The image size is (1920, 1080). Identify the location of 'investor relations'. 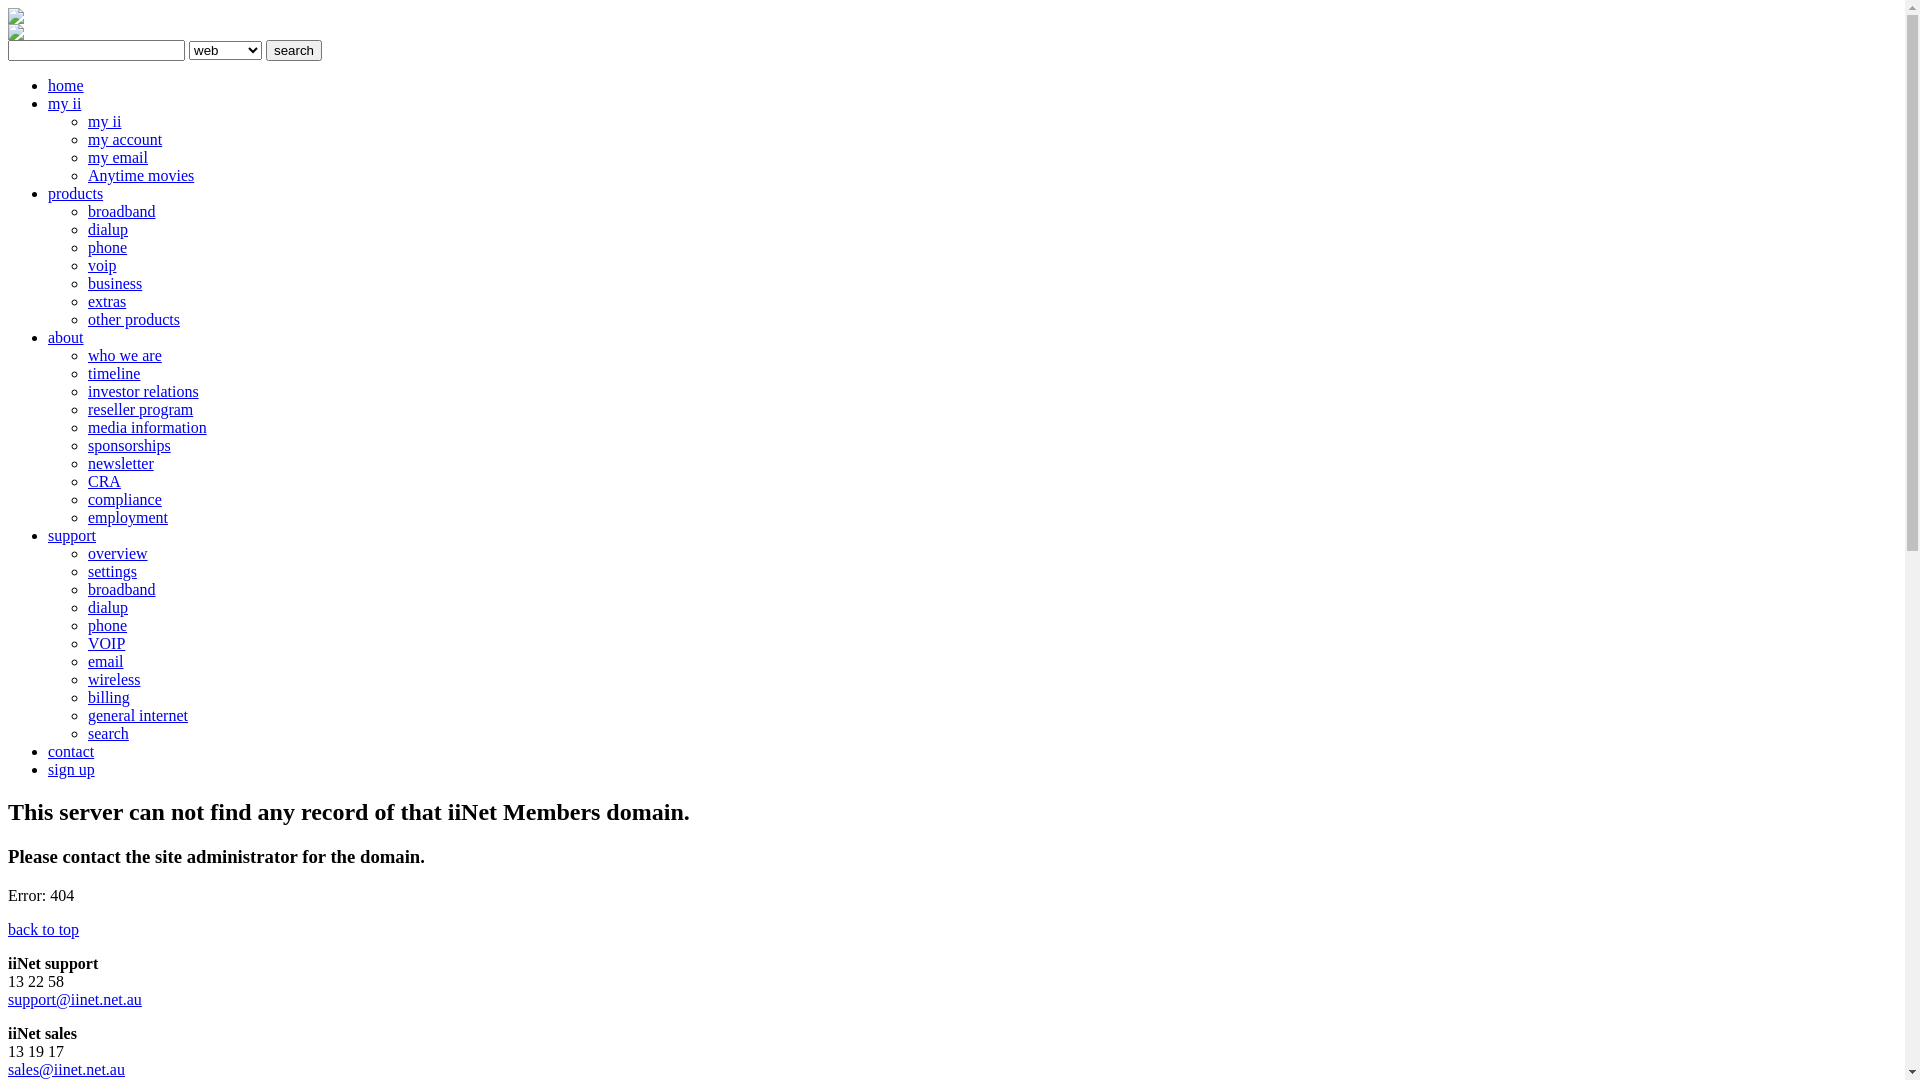
(142, 391).